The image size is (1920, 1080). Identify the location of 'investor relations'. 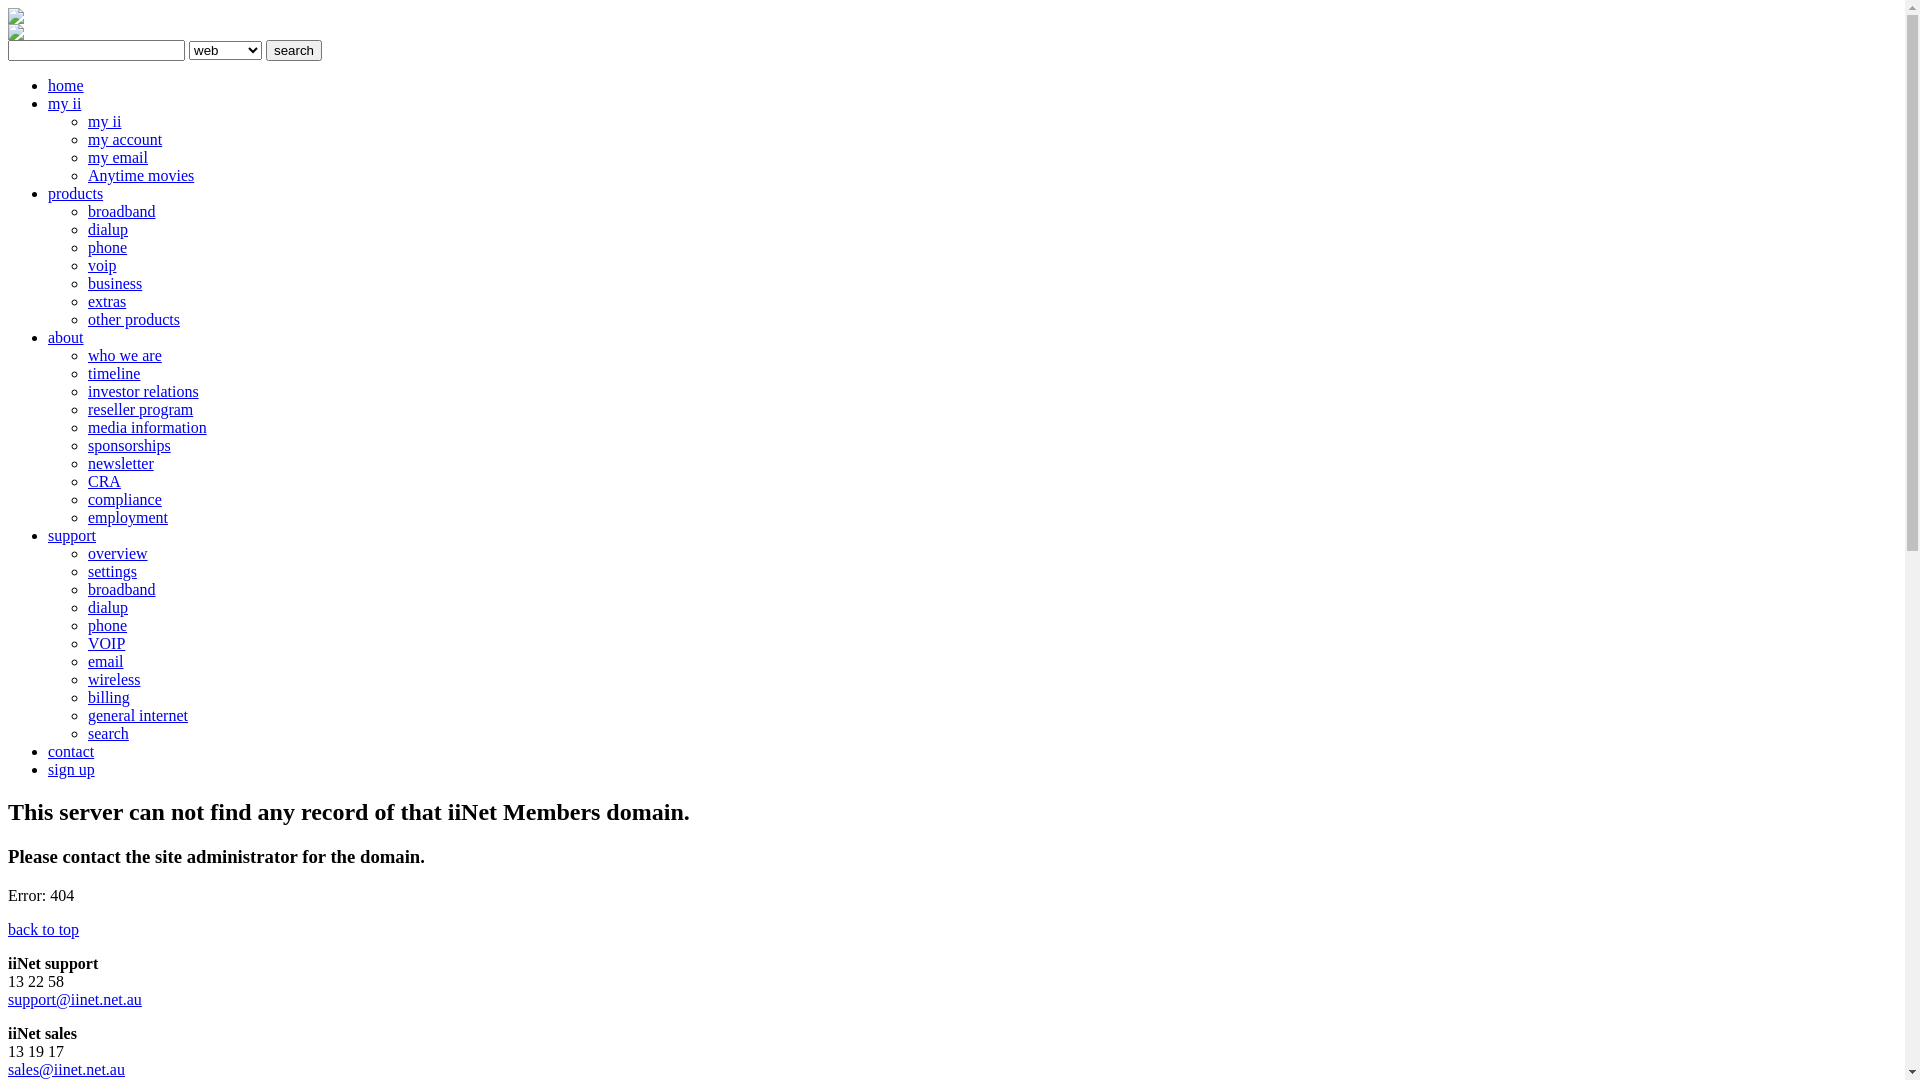
(142, 391).